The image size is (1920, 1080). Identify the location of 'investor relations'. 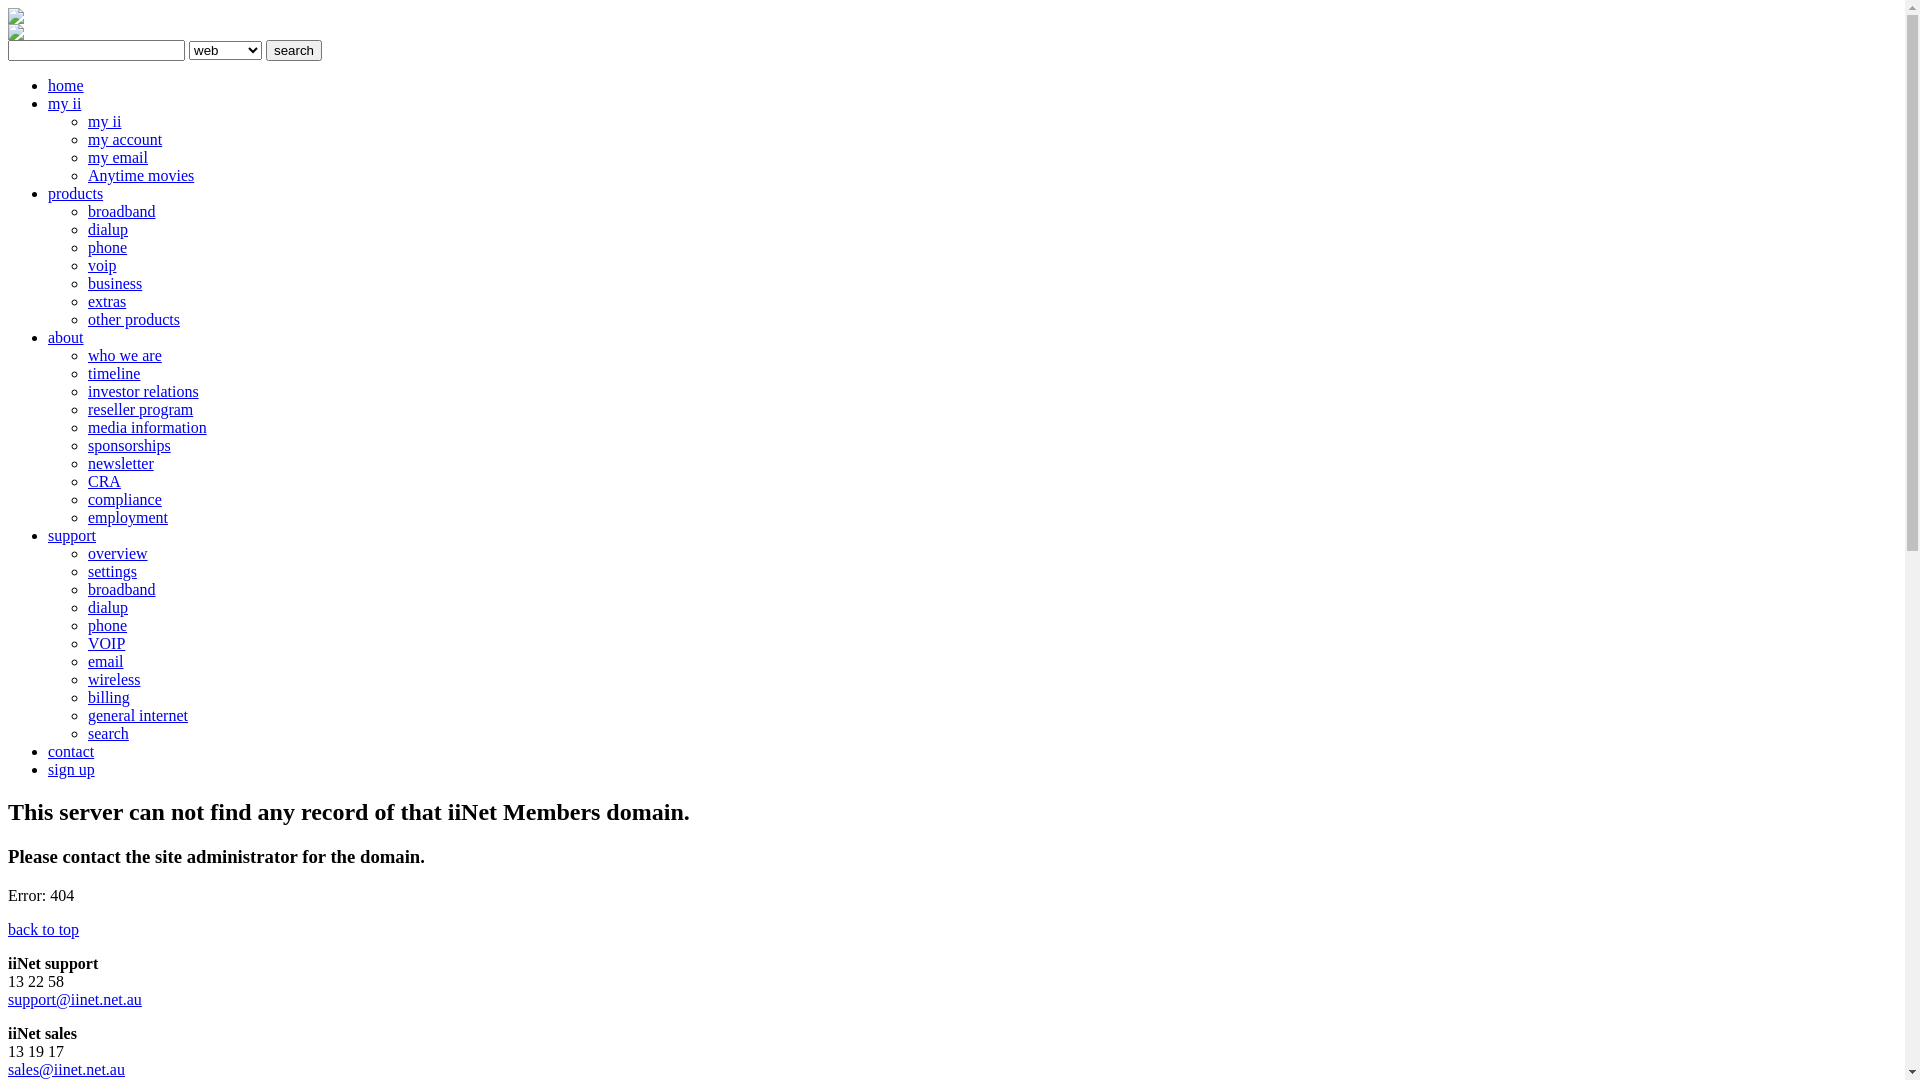
(142, 391).